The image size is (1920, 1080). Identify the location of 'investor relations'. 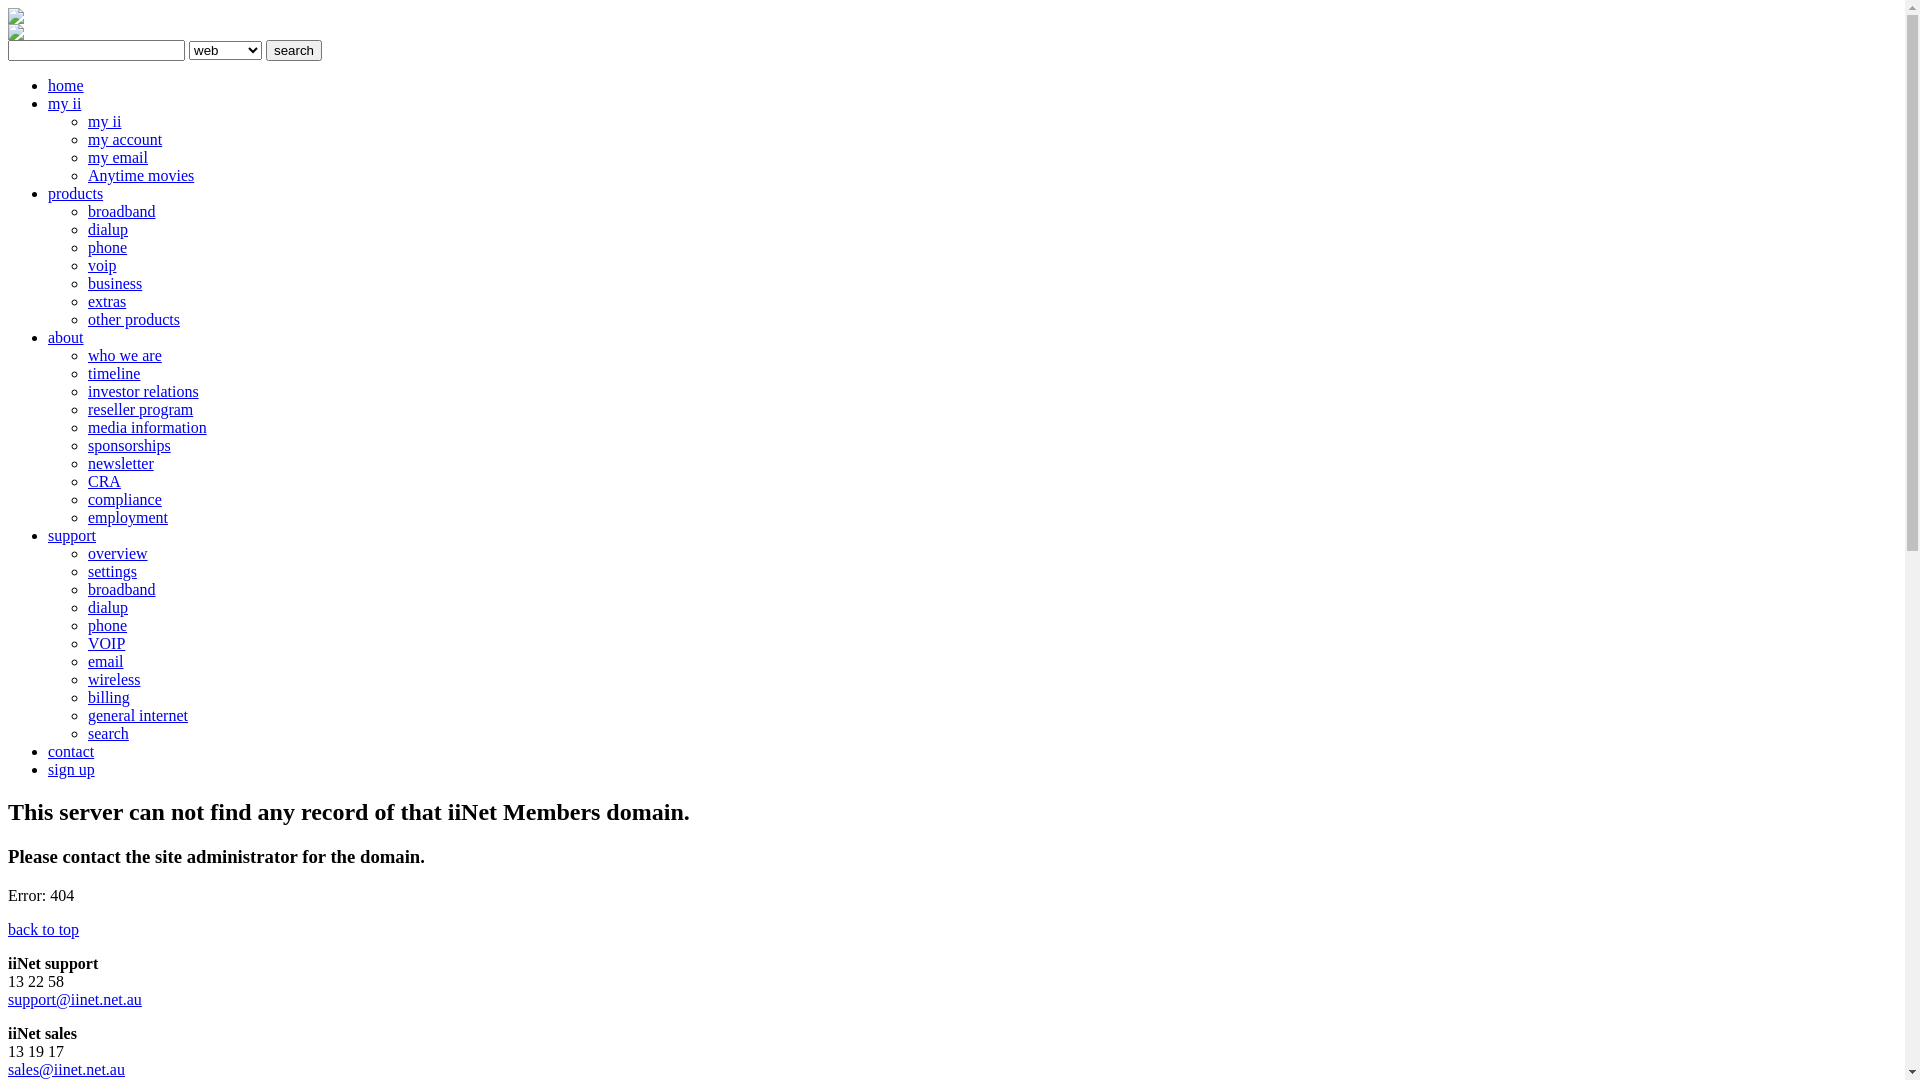
(142, 391).